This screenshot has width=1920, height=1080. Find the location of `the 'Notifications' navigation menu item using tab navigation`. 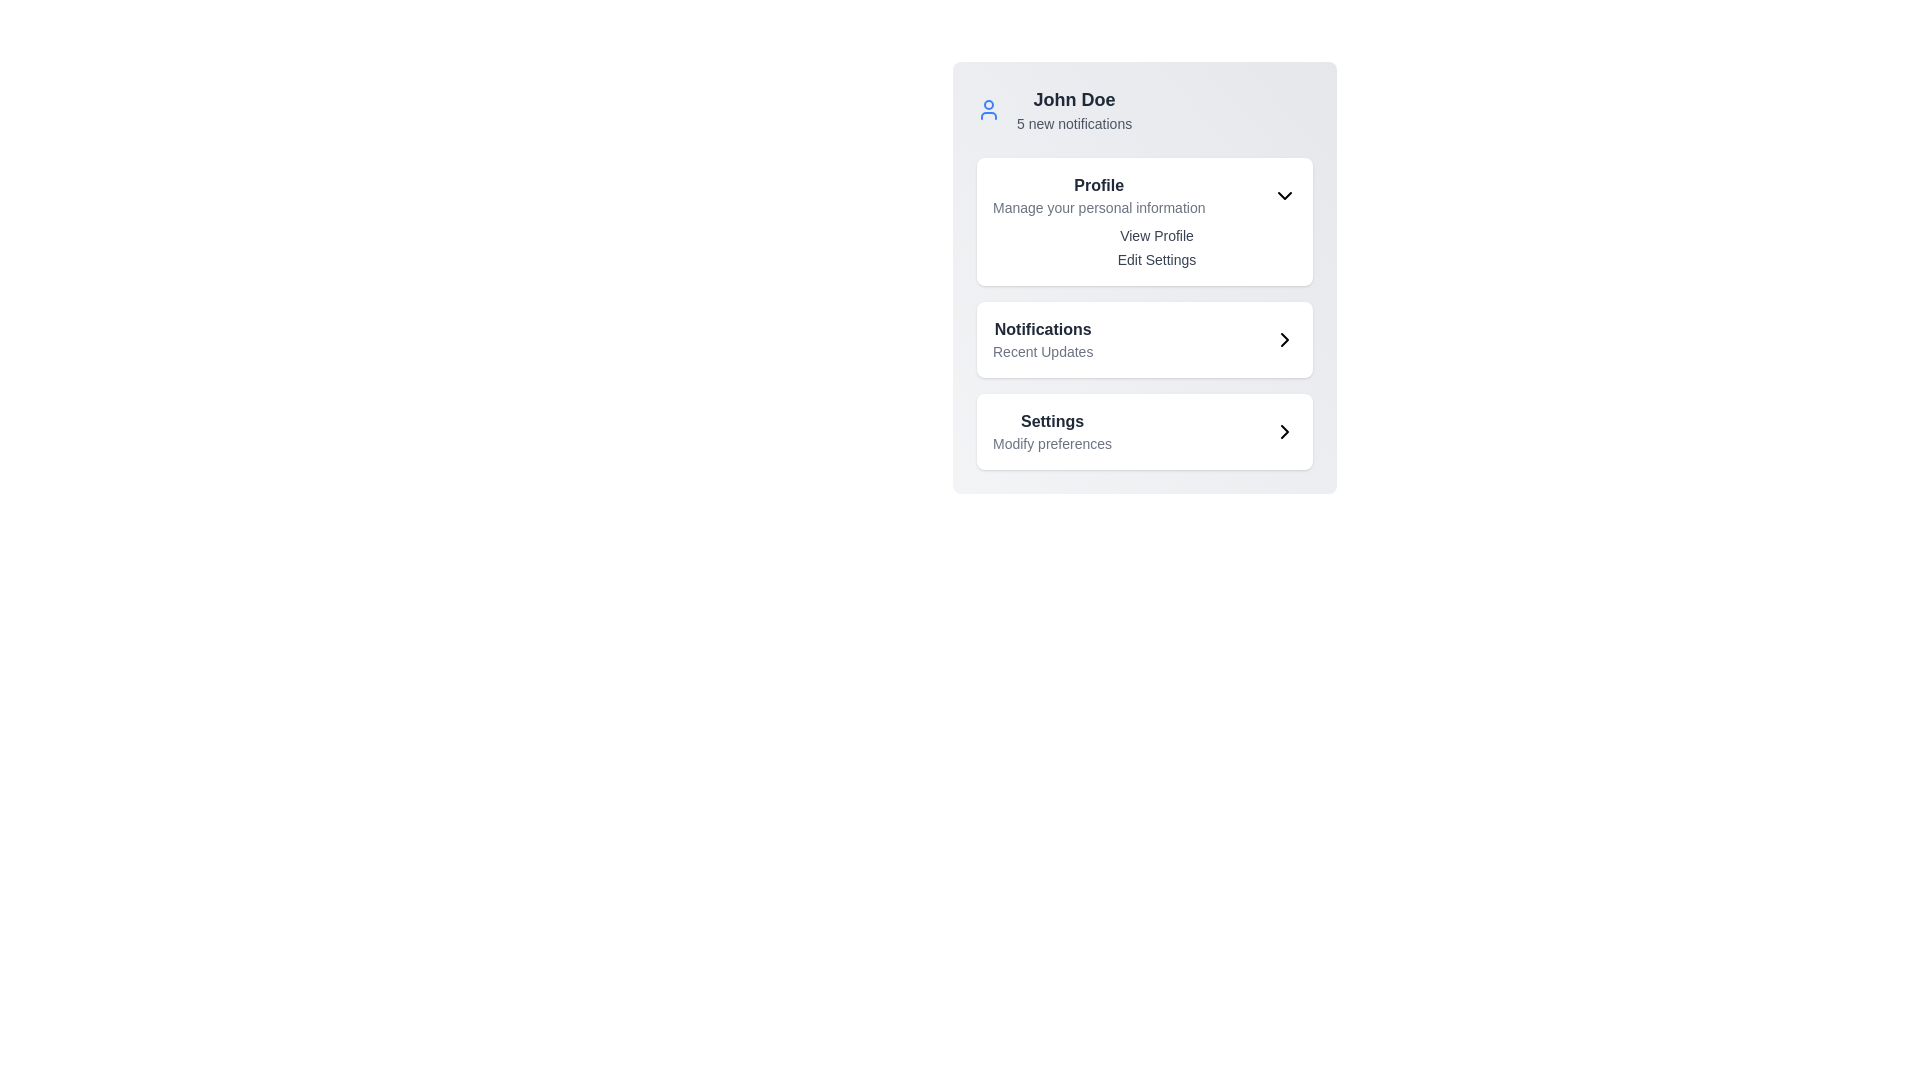

the 'Notifications' navigation menu item using tab navigation is located at coordinates (1042, 338).